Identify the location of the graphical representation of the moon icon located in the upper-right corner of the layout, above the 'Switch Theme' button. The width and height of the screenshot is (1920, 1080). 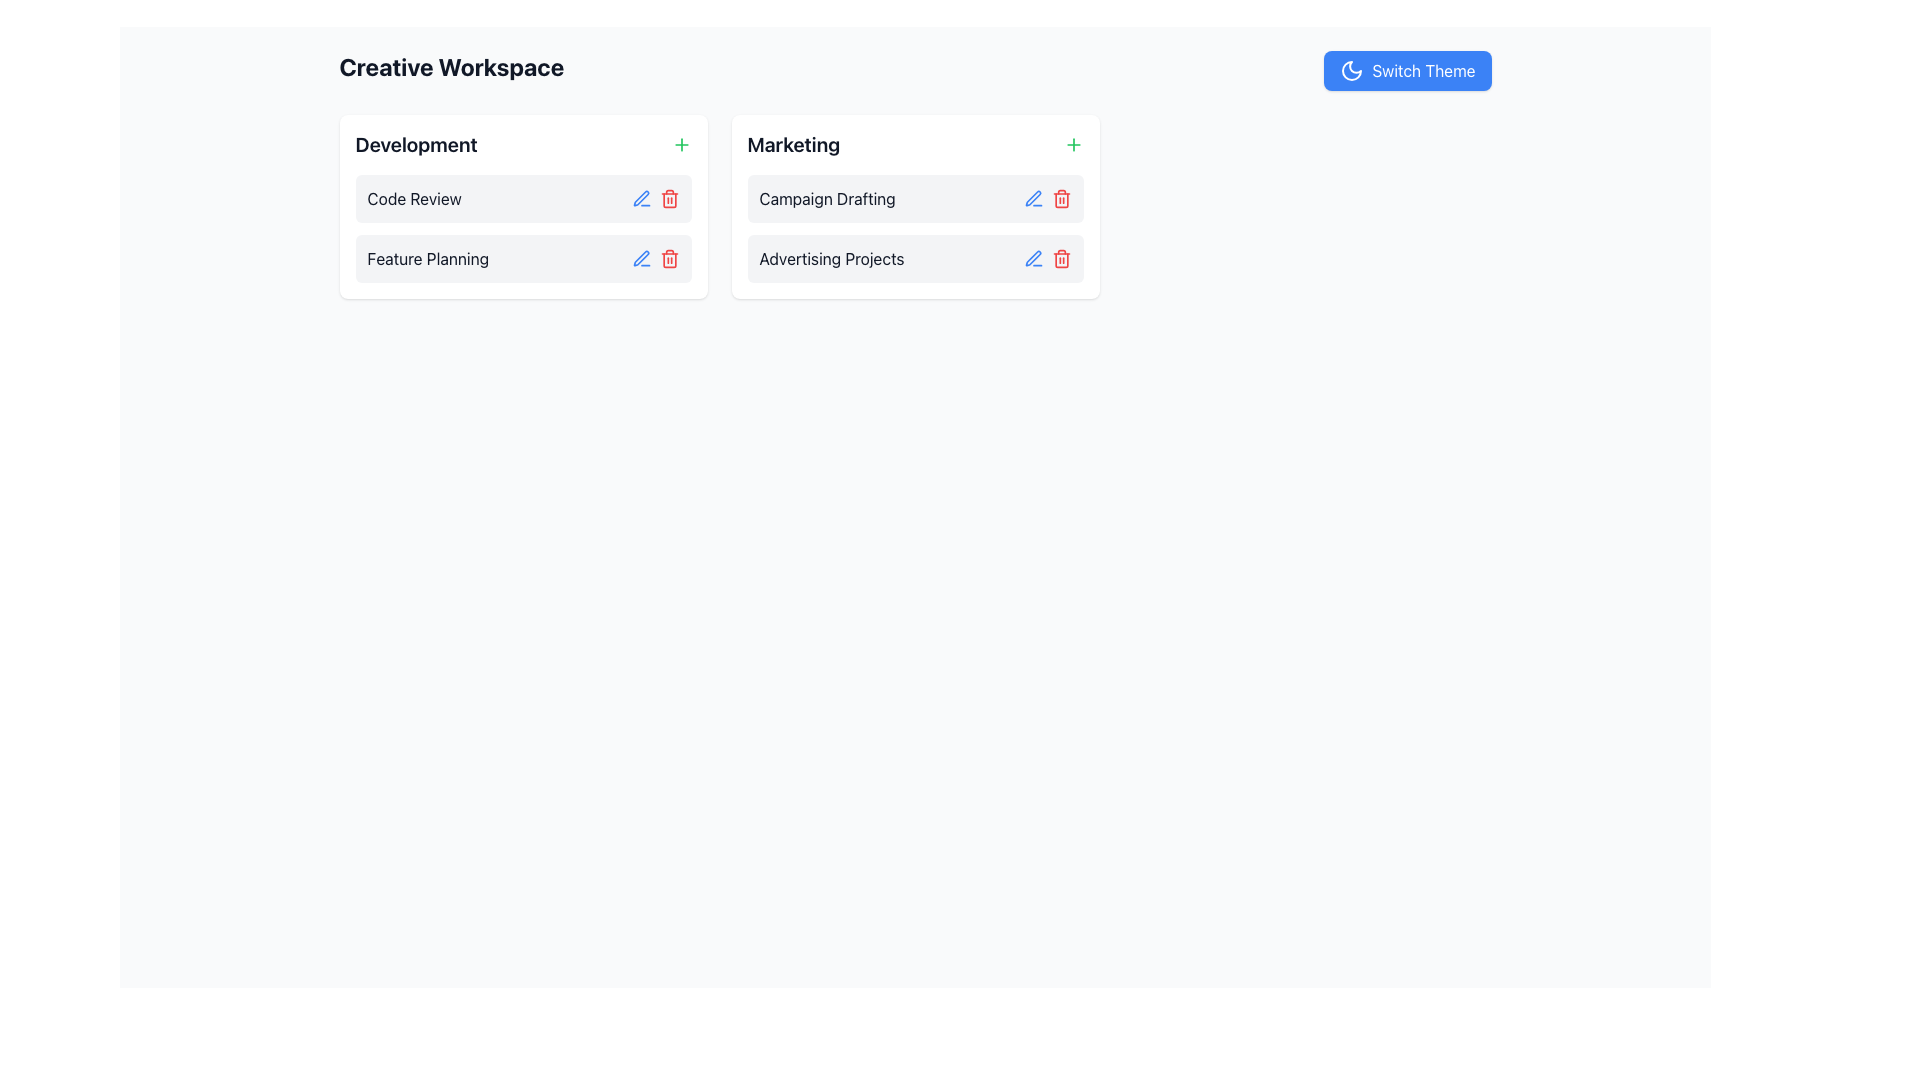
(1352, 69).